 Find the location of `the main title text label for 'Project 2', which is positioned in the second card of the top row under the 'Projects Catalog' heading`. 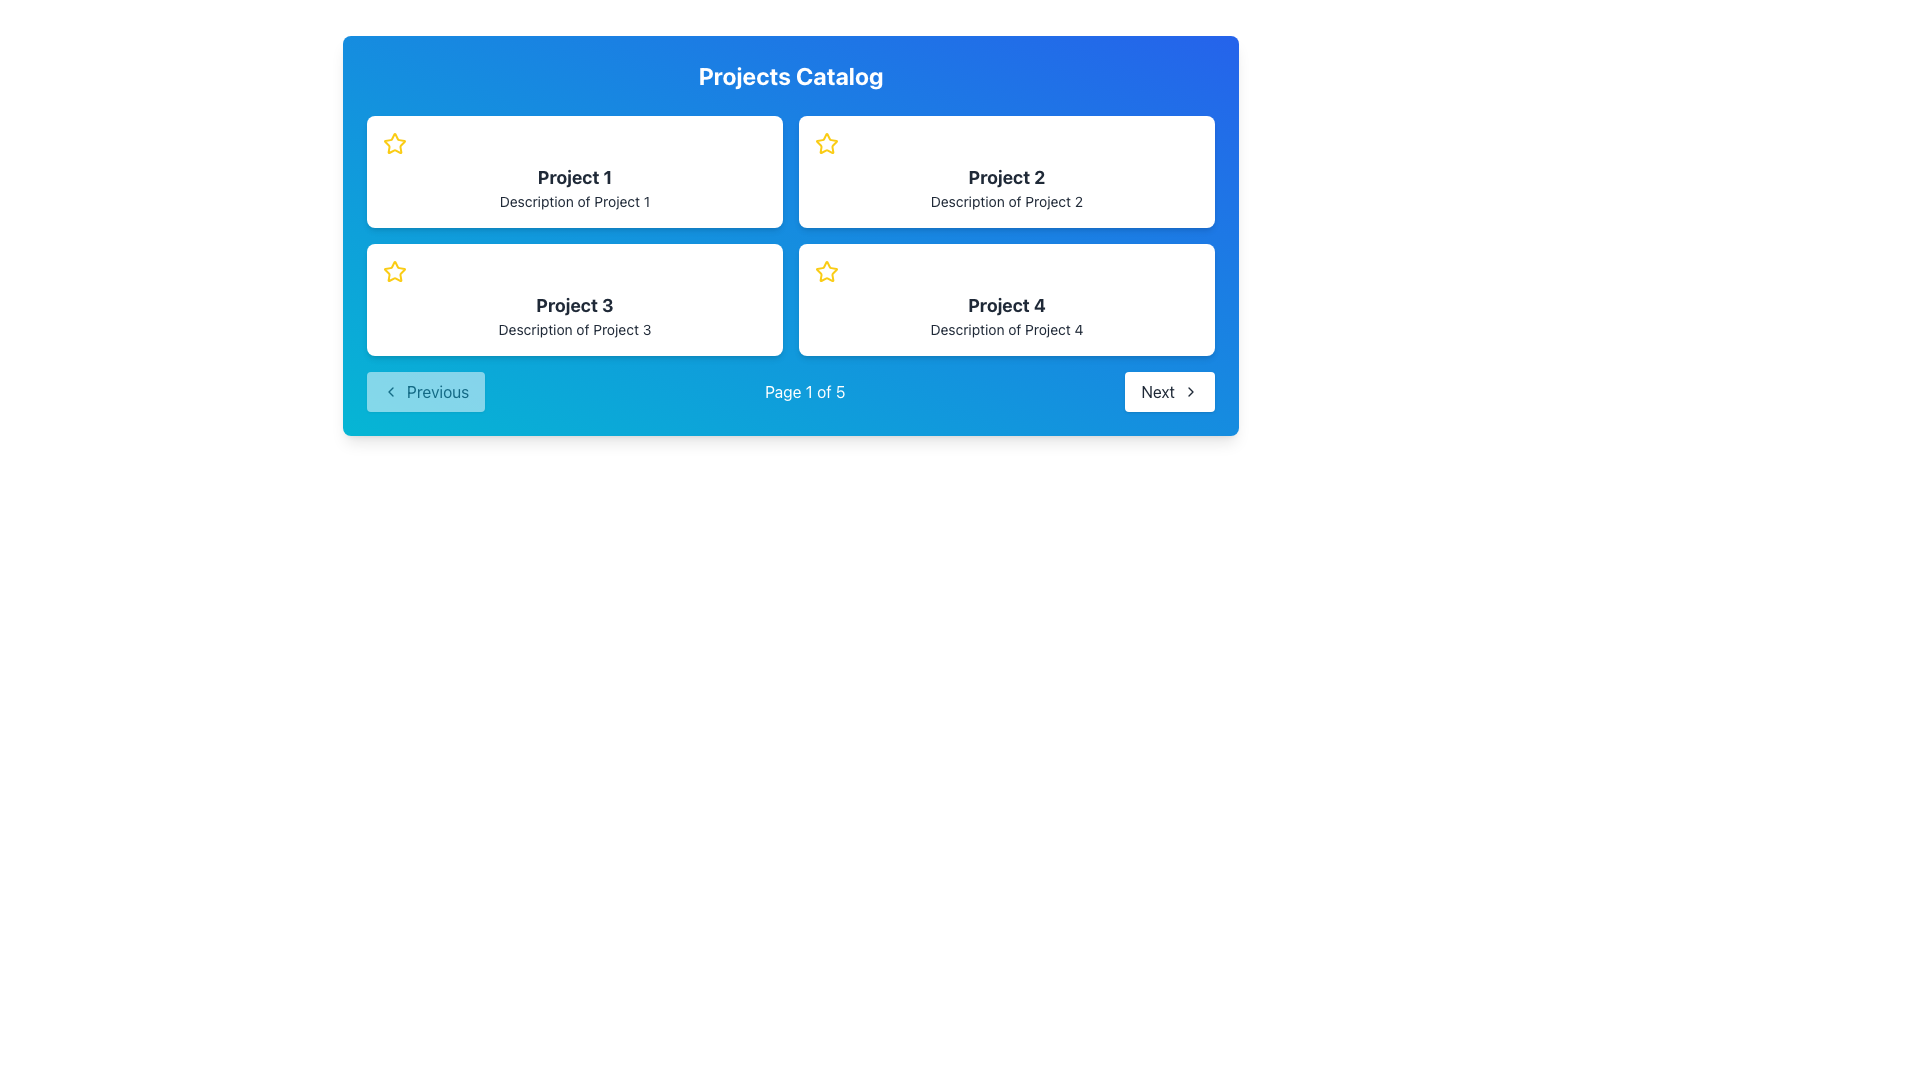

the main title text label for 'Project 2', which is positioned in the second card of the top row under the 'Projects Catalog' heading is located at coordinates (1007, 176).